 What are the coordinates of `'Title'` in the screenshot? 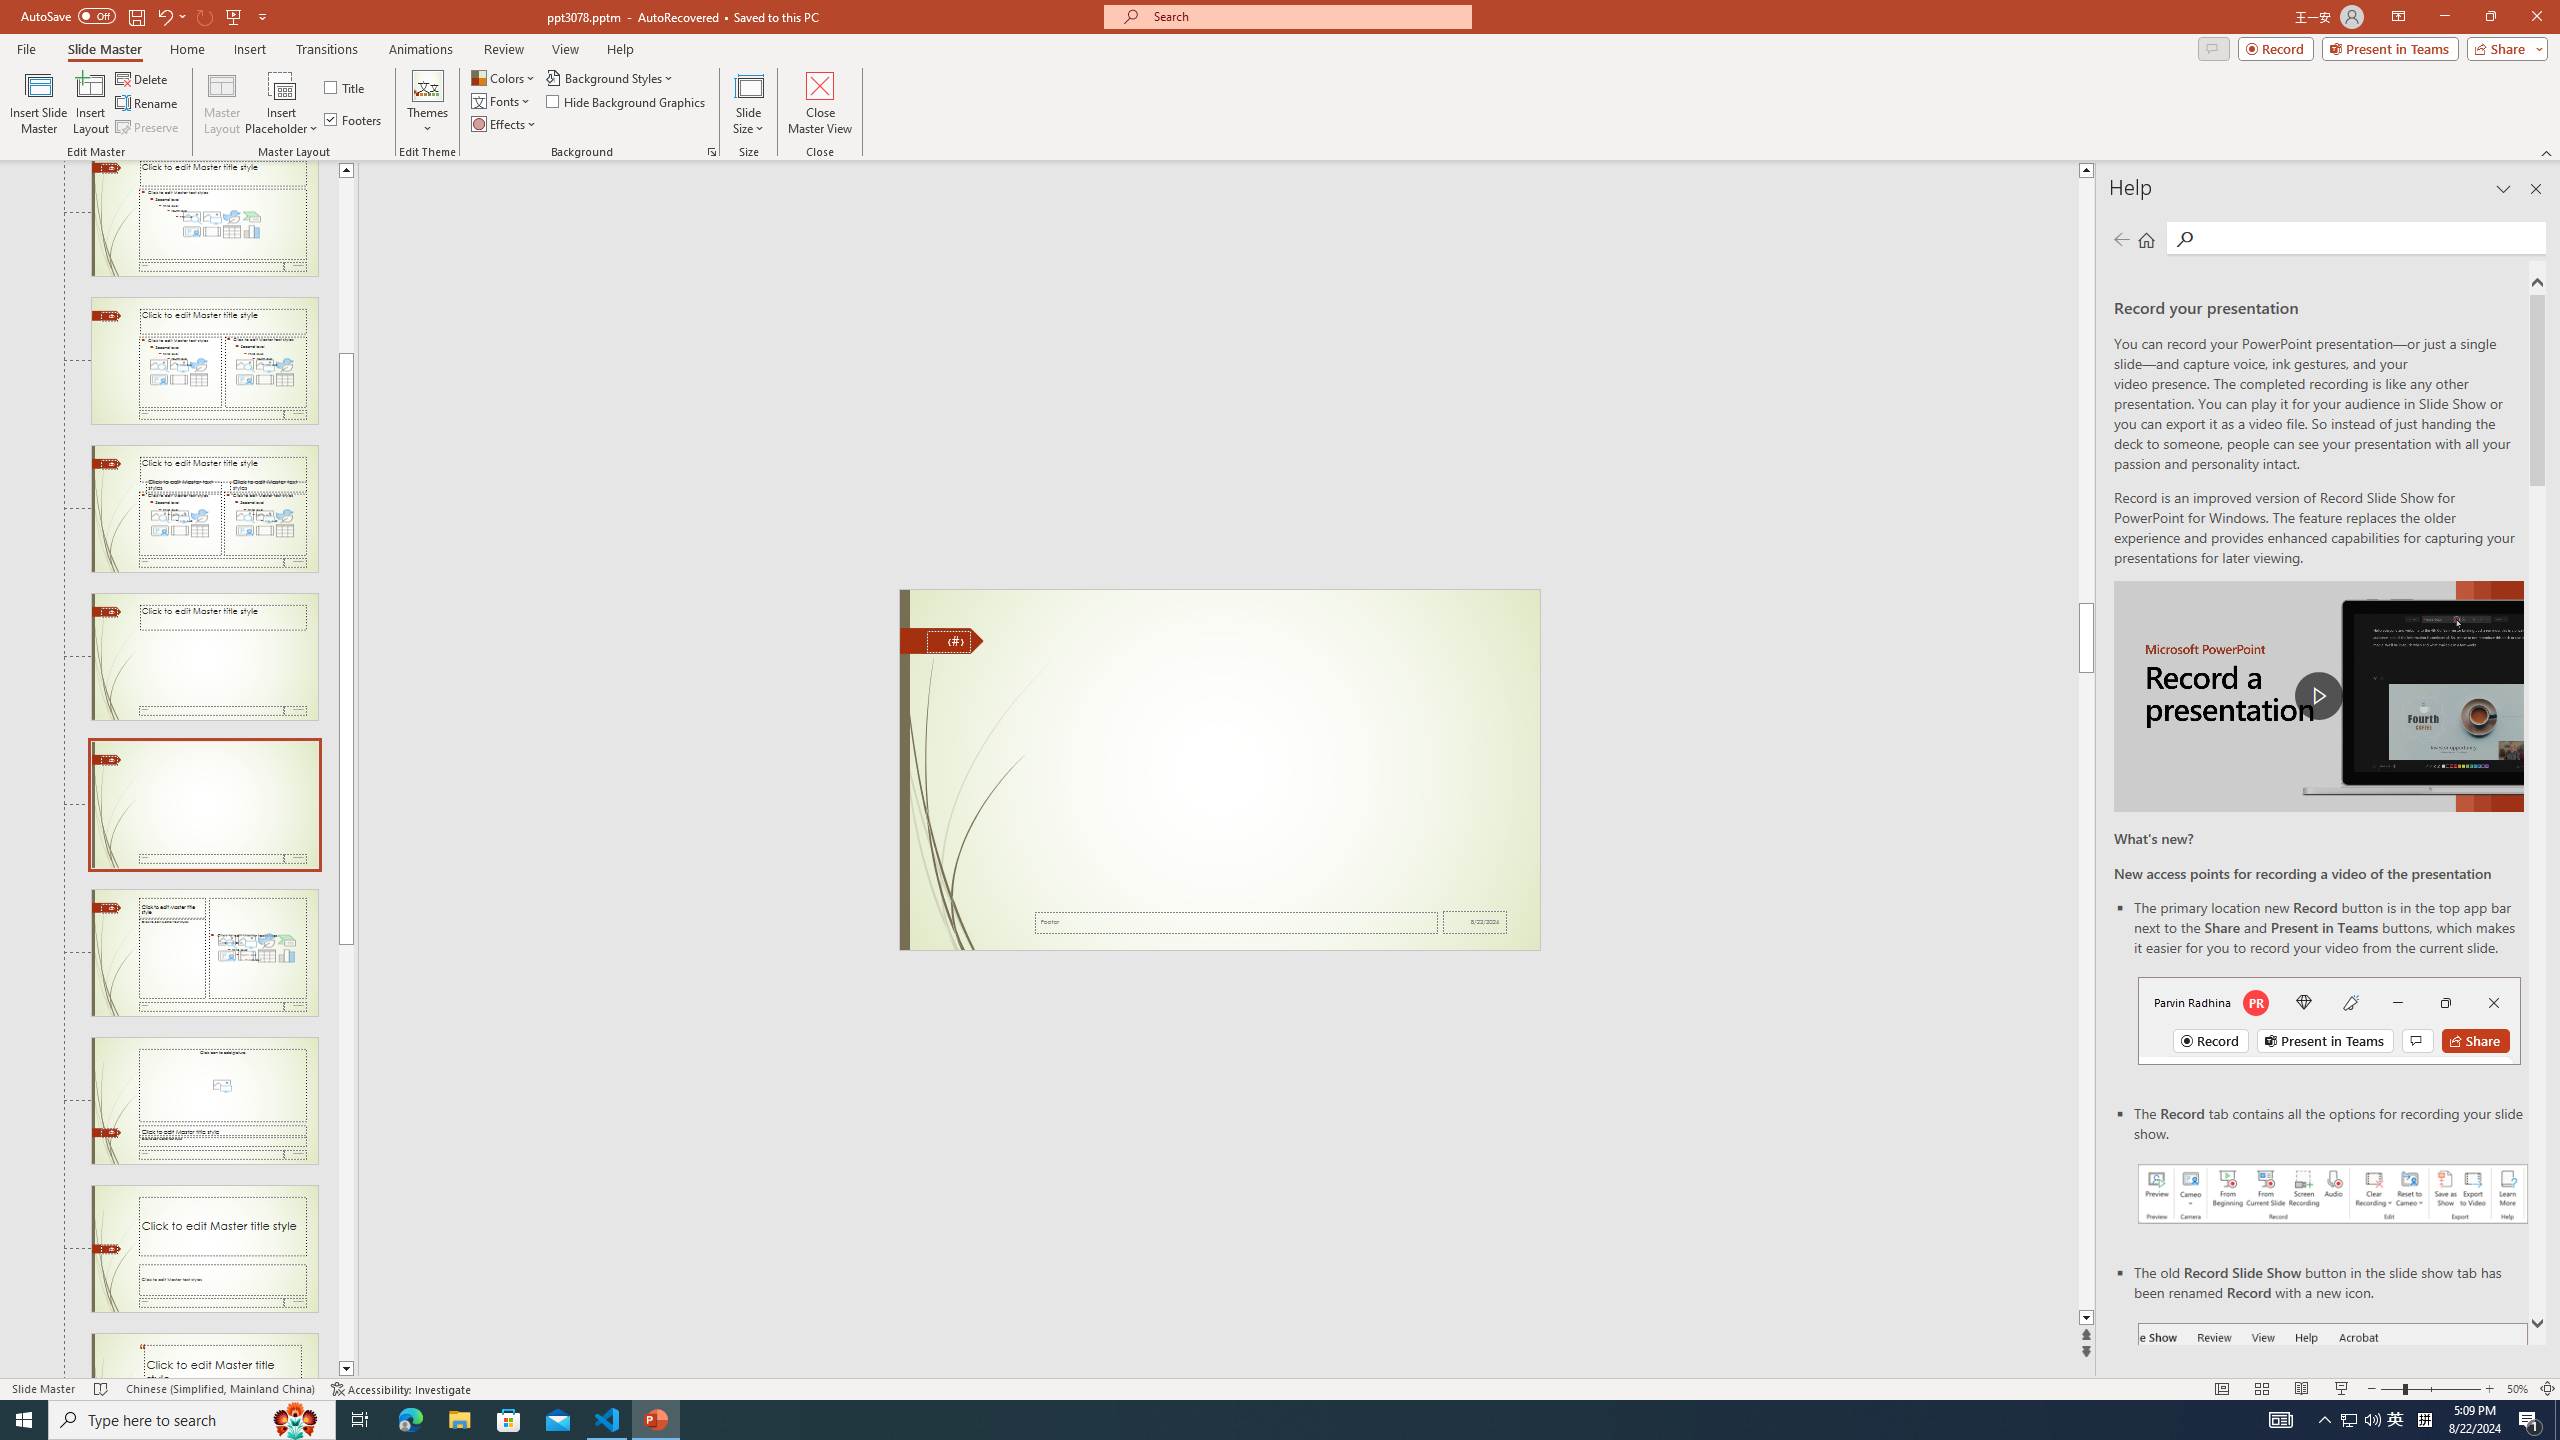 It's located at (345, 87).